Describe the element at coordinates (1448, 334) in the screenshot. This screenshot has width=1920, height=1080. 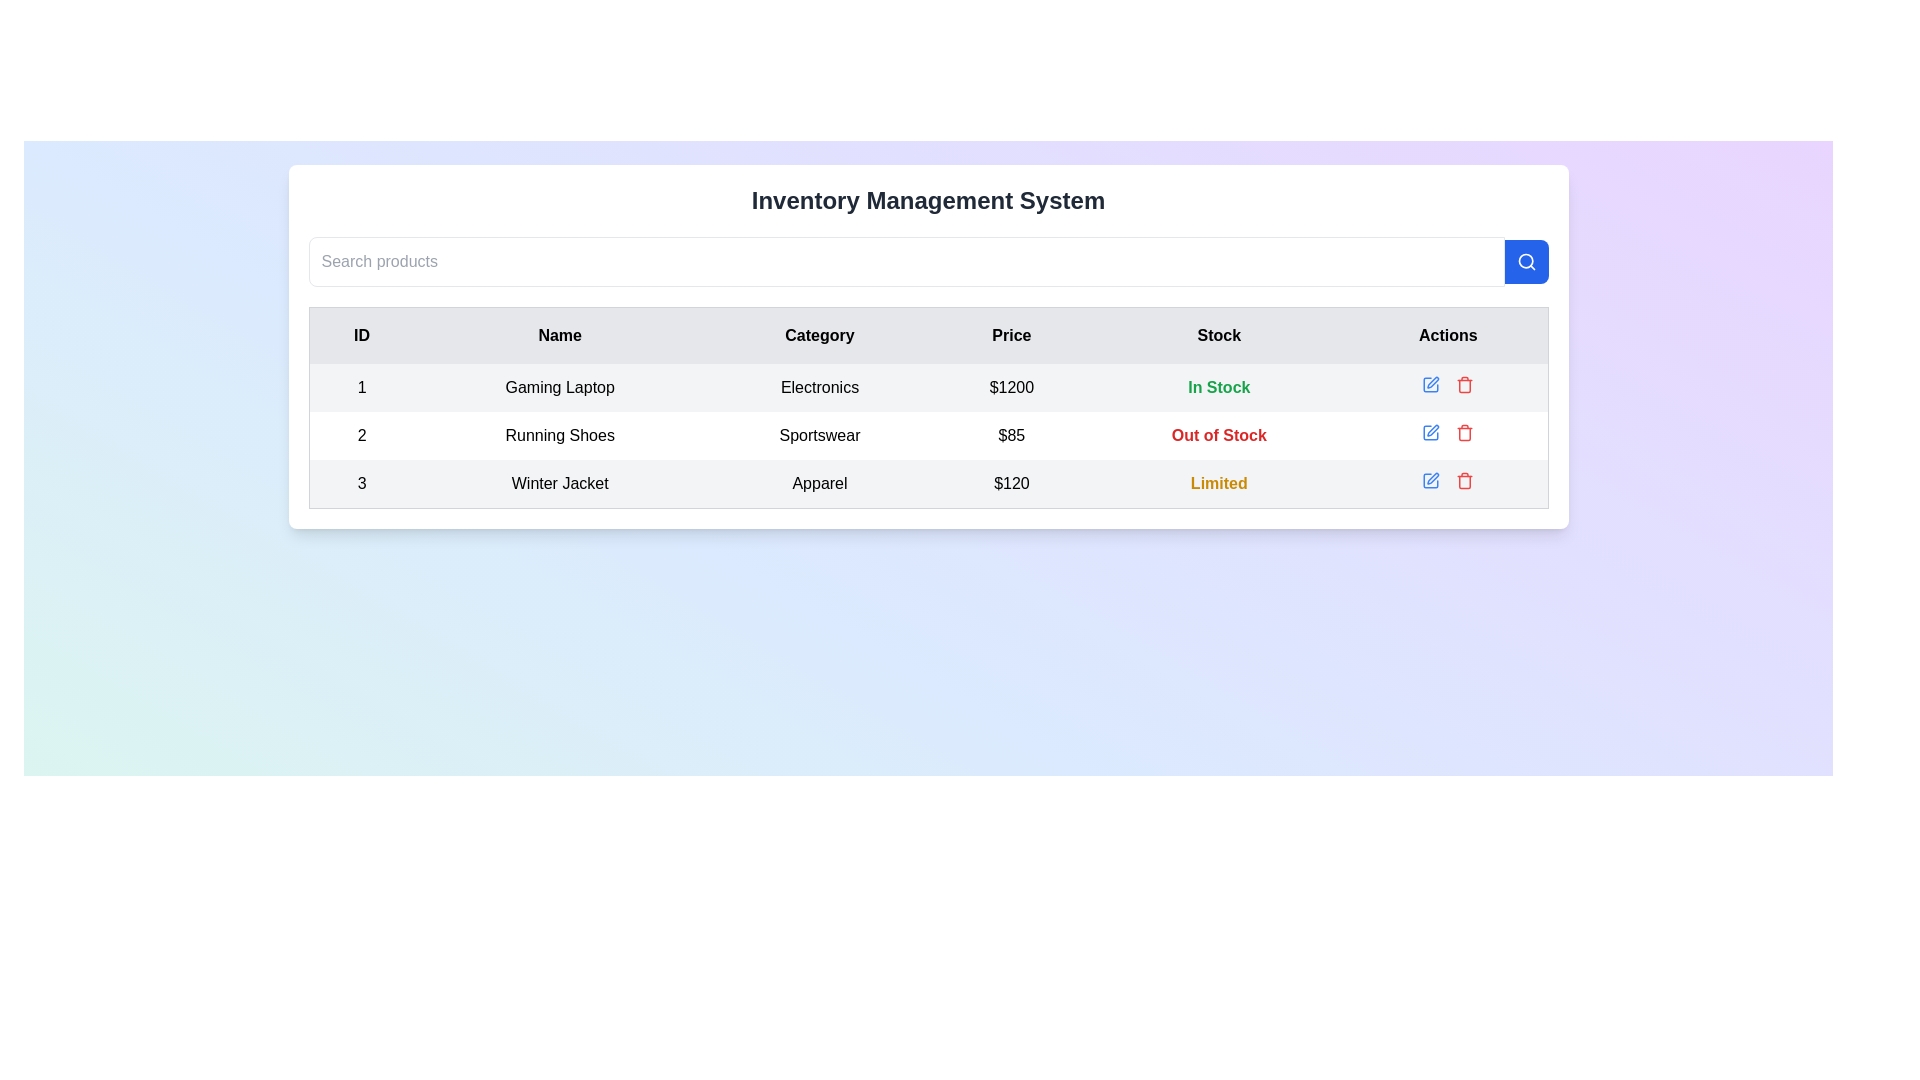
I see `the 'Actions' text header label, which is in bold black font on a grey background, positioned as the sixth column header in a table header row` at that location.